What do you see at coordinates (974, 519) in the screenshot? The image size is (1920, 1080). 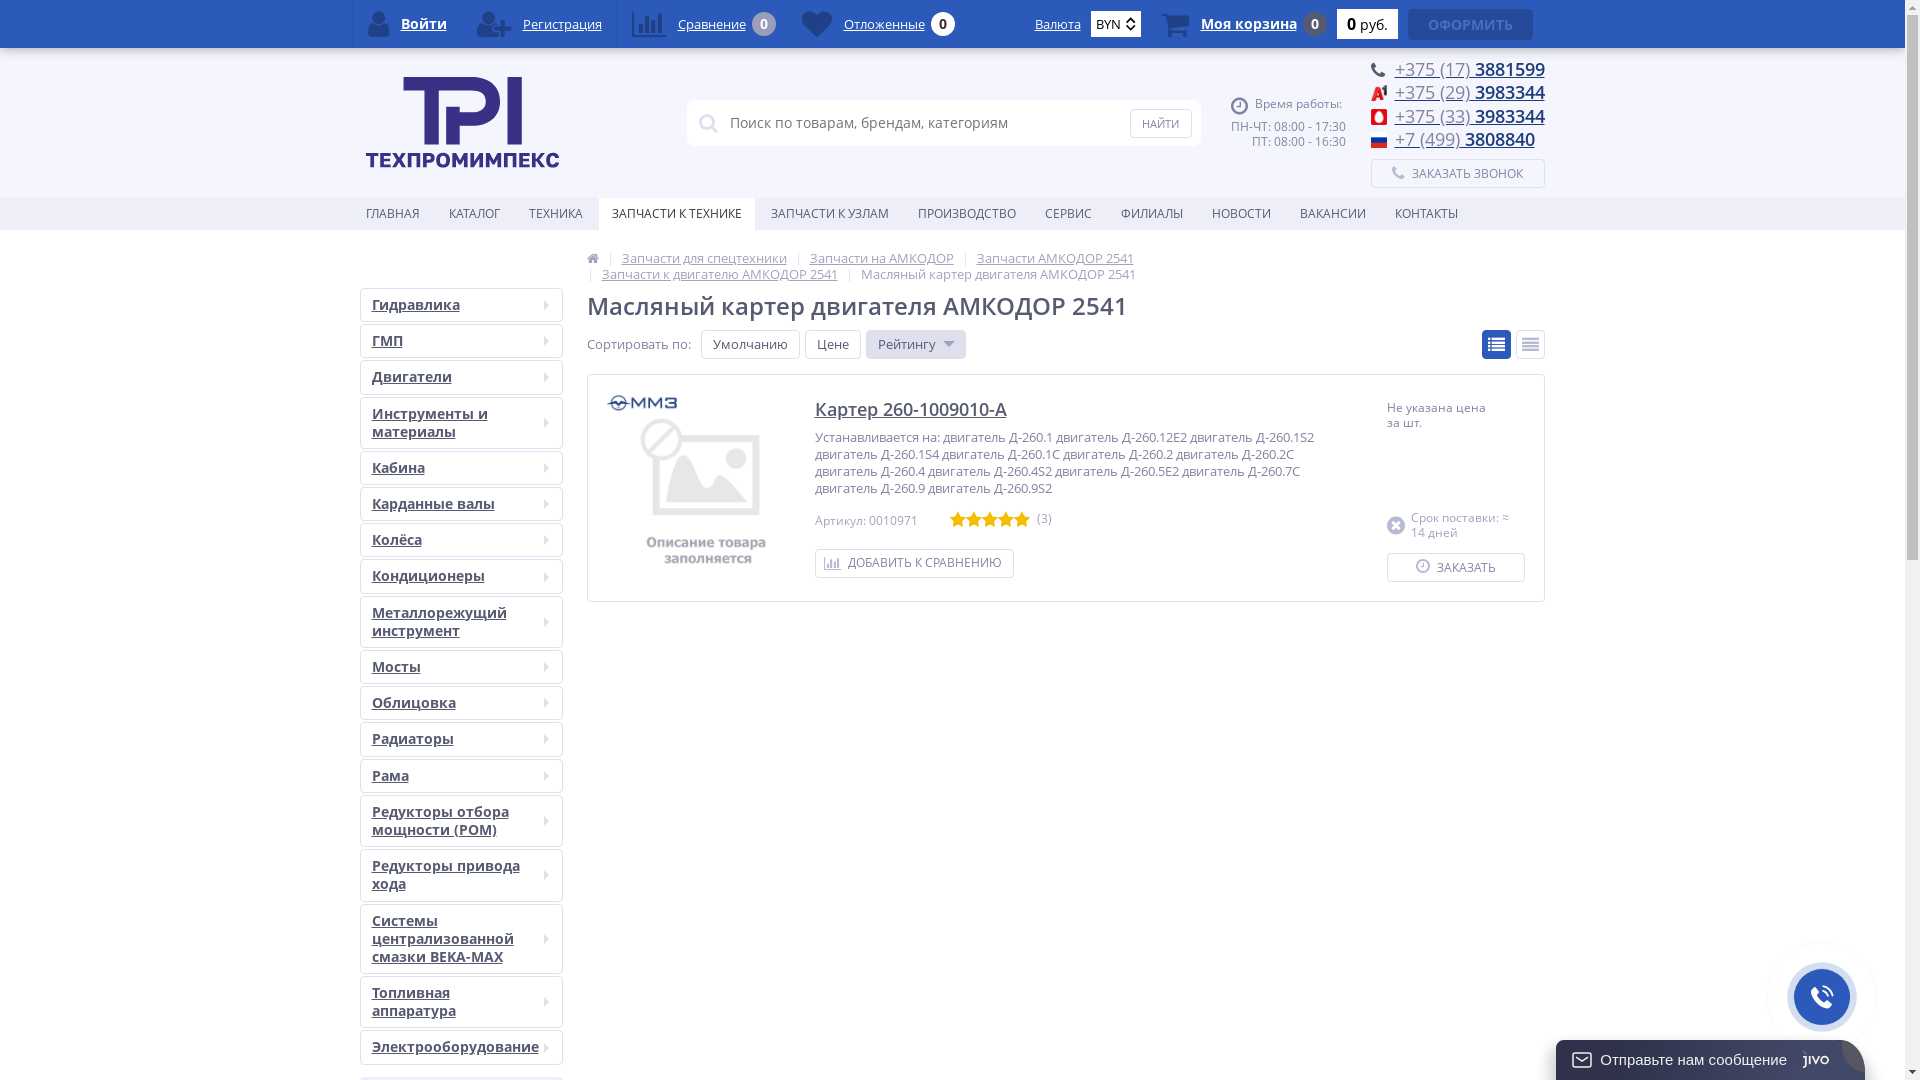 I see `'2'` at bounding box center [974, 519].